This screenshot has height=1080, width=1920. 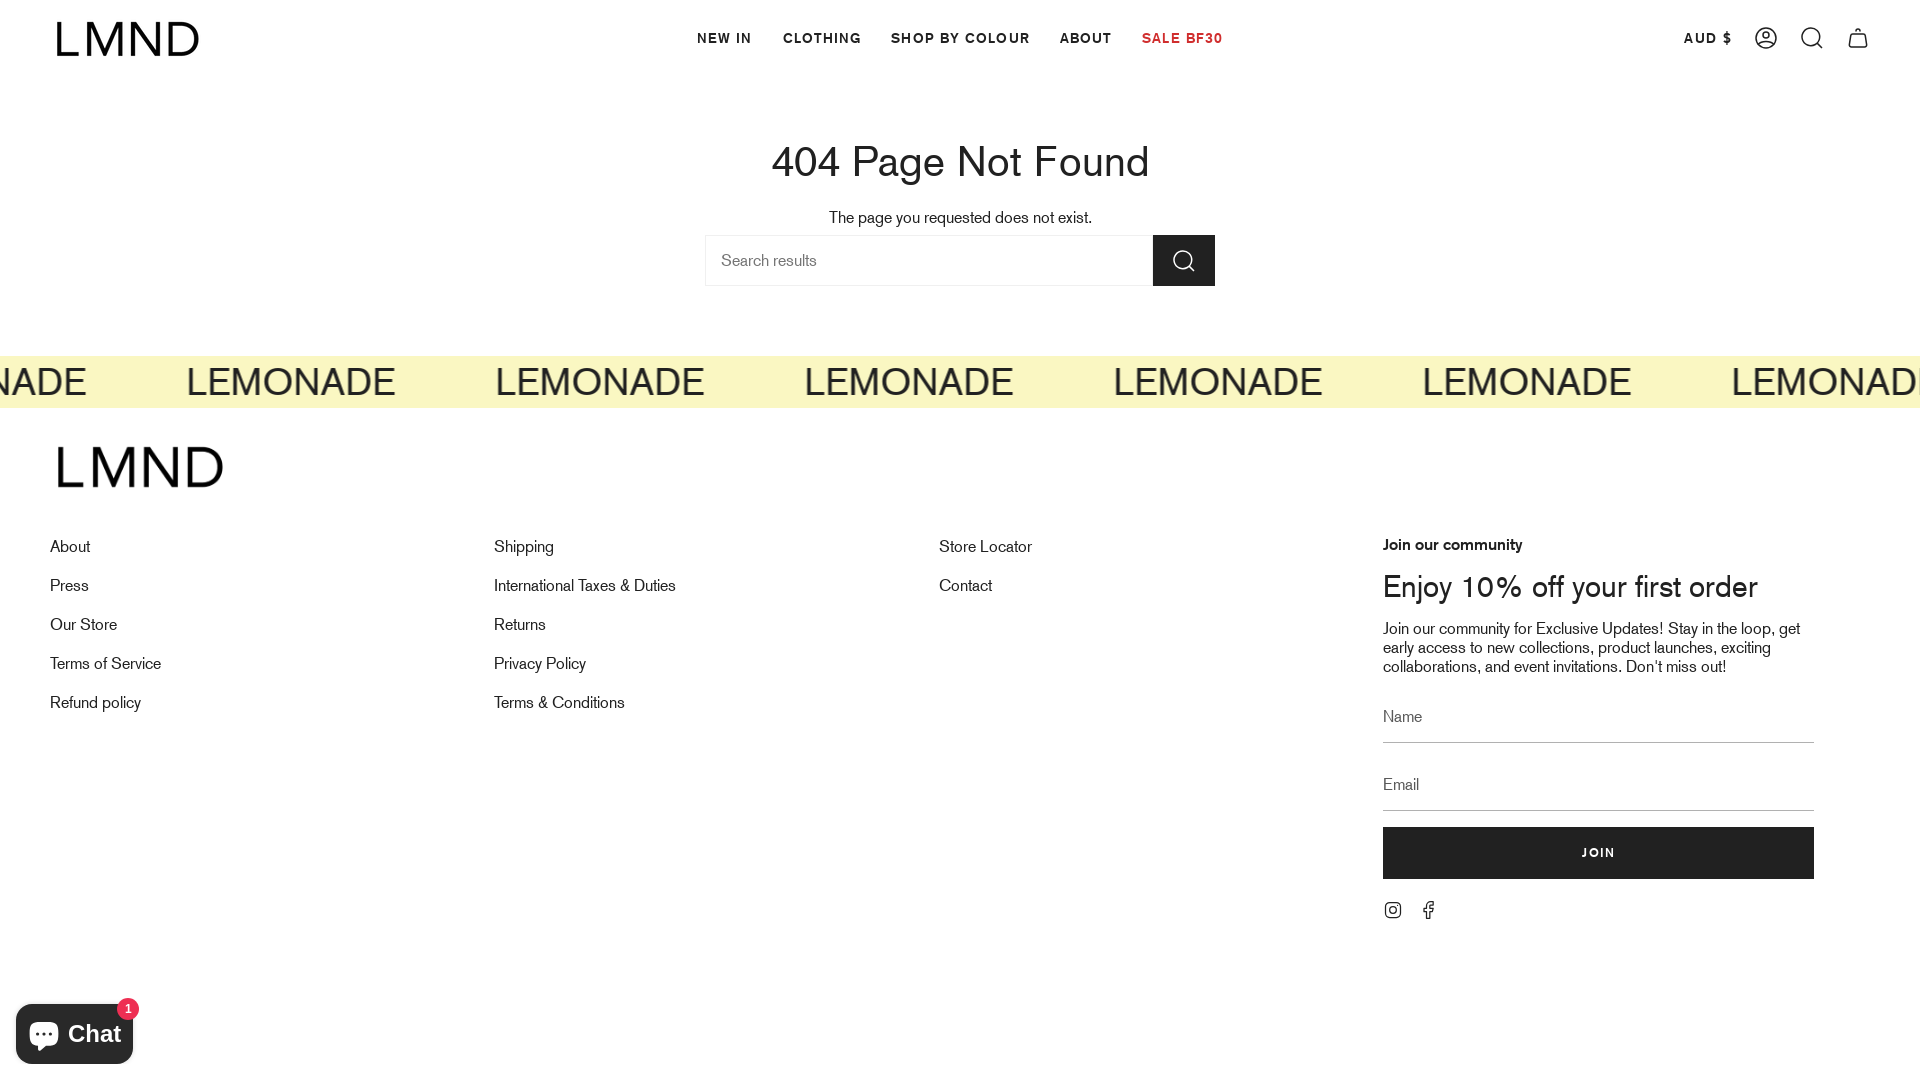 What do you see at coordinates (822, 38) in the screenshot?
I see `'CLOTHING'` at bounding box center [822, 38].